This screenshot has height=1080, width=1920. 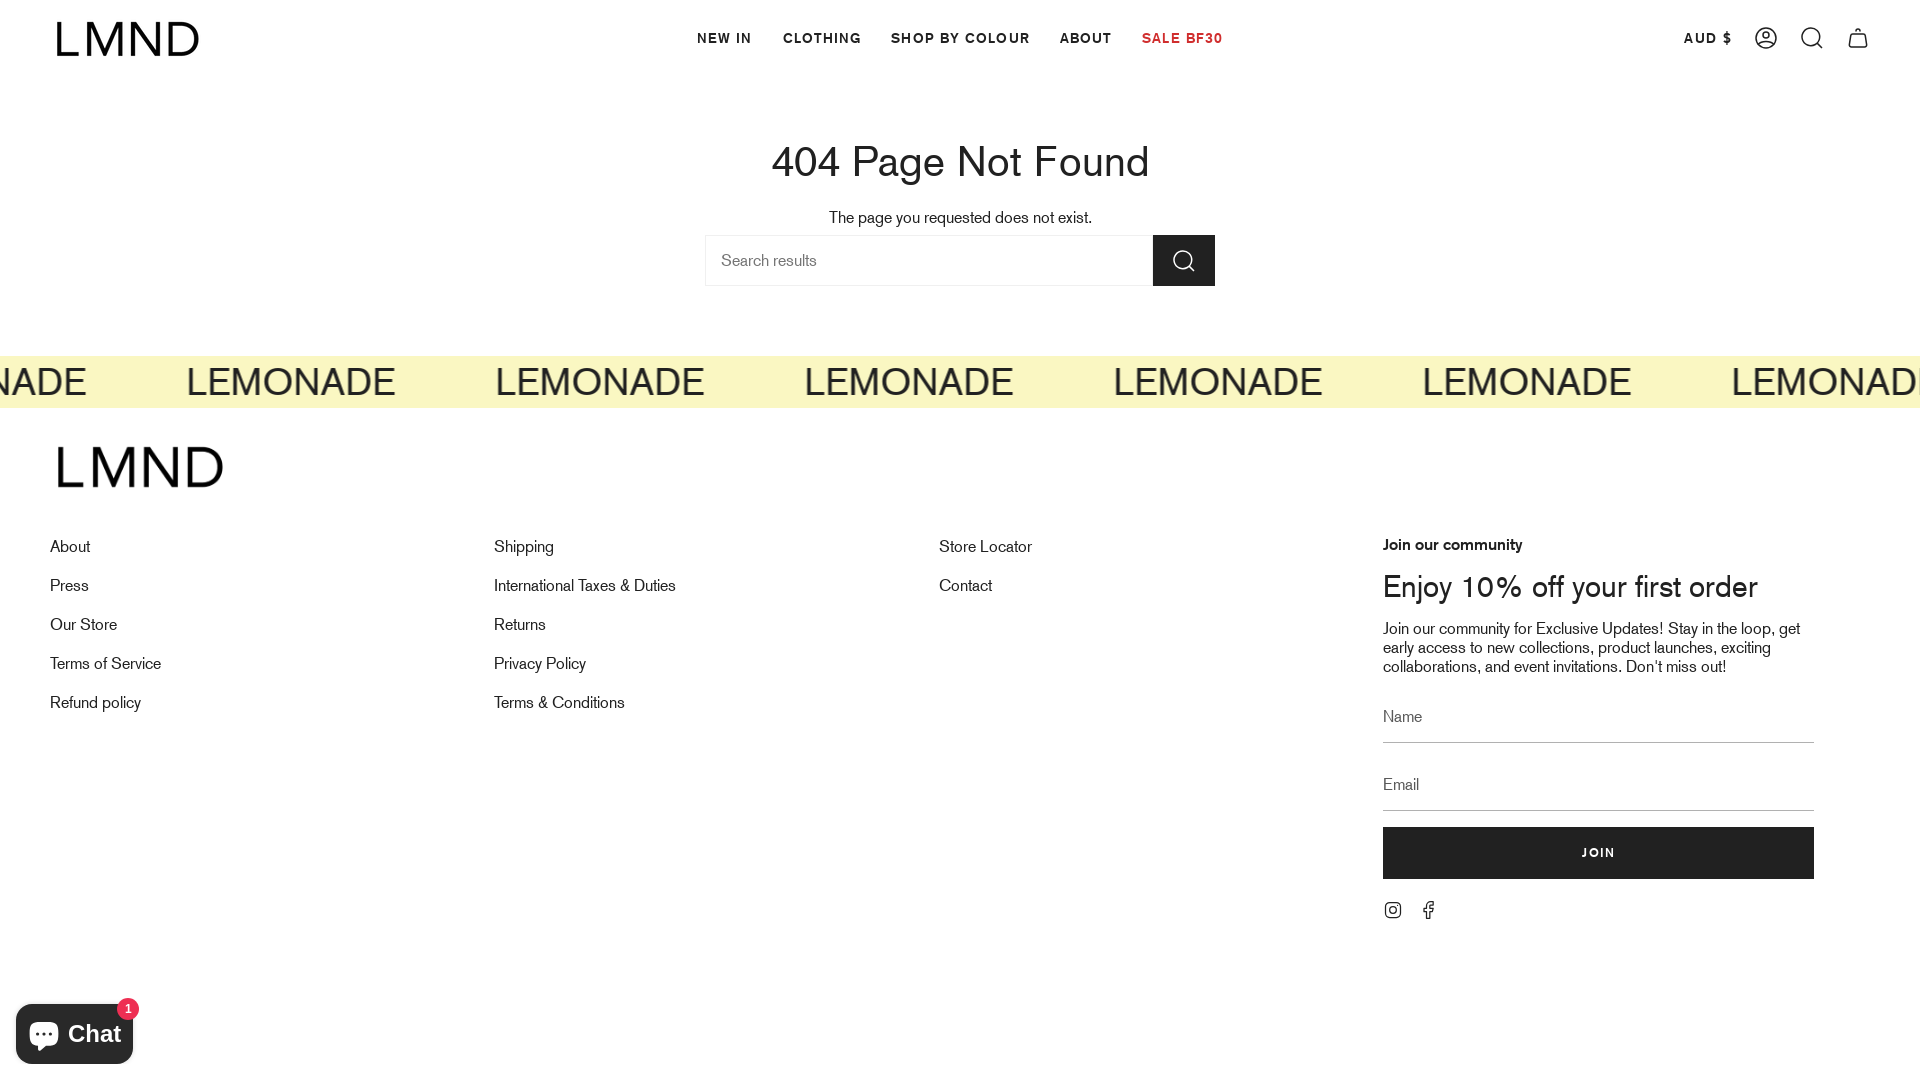 What do you see at coordinates (822, 38) in the screenshot?
I see `'CLOTHING'` at bounding box center [822, 38].